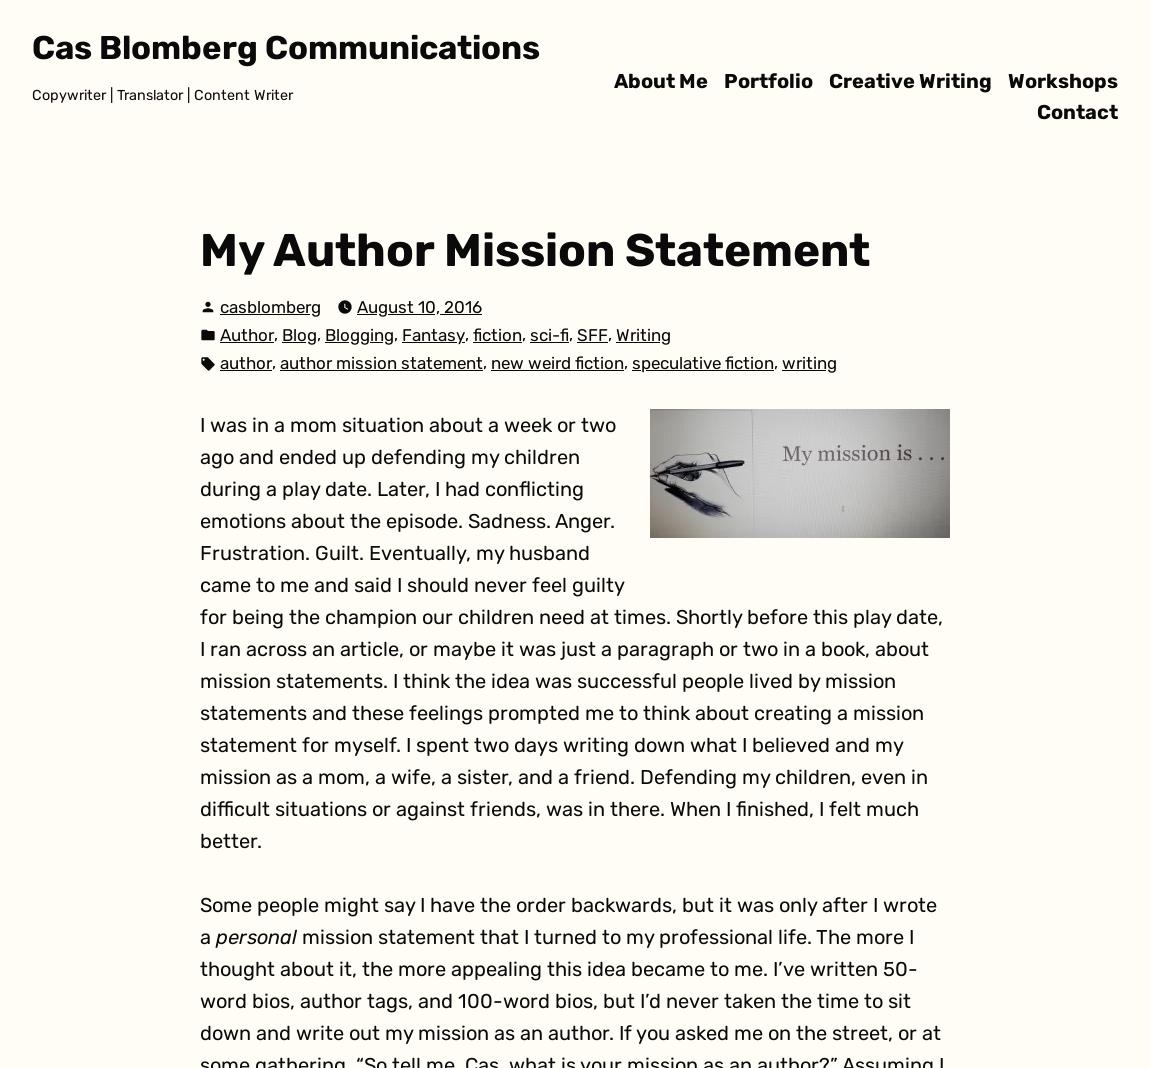 The image size is (1150, 1068). I want to click on 'Cas Blomberg Communications', so click(30, 46).